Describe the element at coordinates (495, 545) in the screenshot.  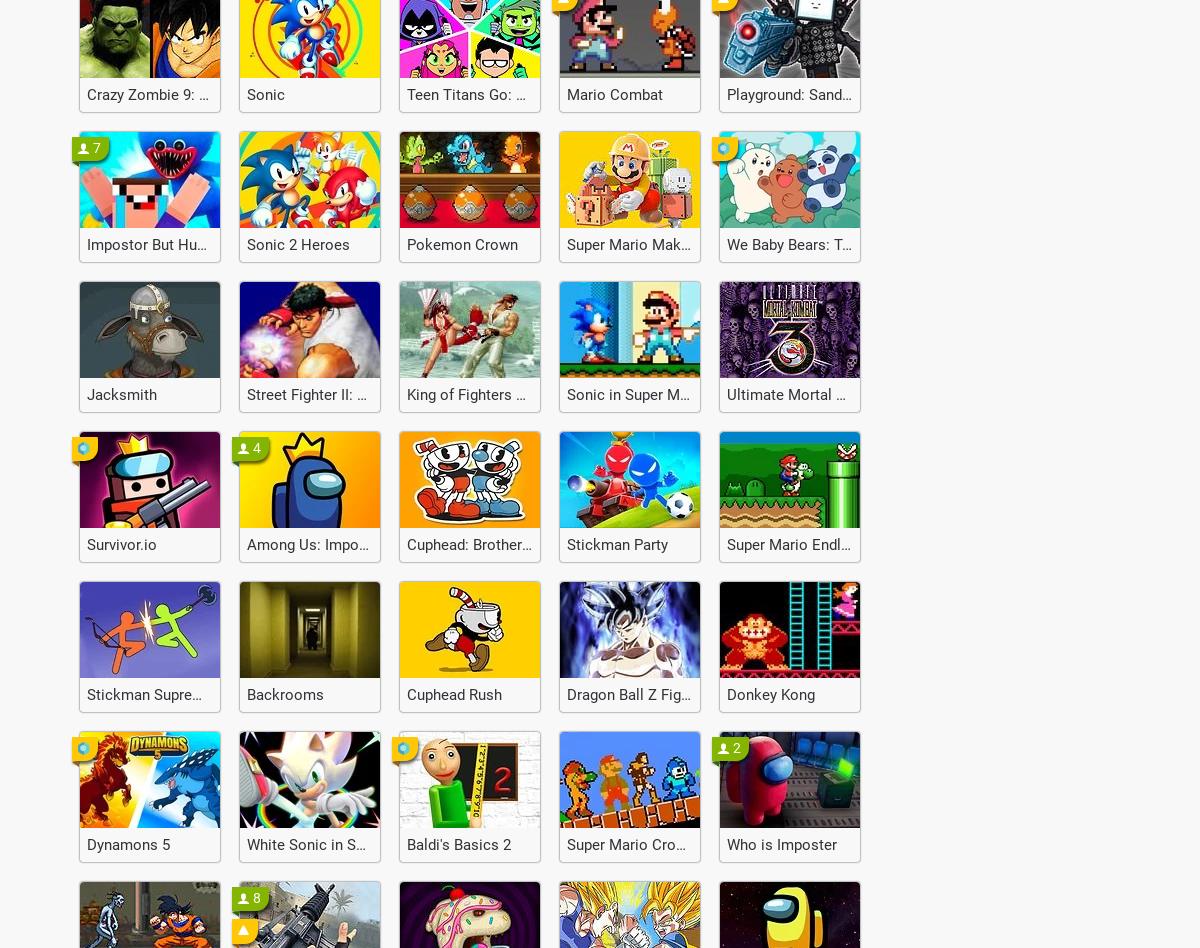
I see `'Cuphead: Brothers in Arms'` at that location.